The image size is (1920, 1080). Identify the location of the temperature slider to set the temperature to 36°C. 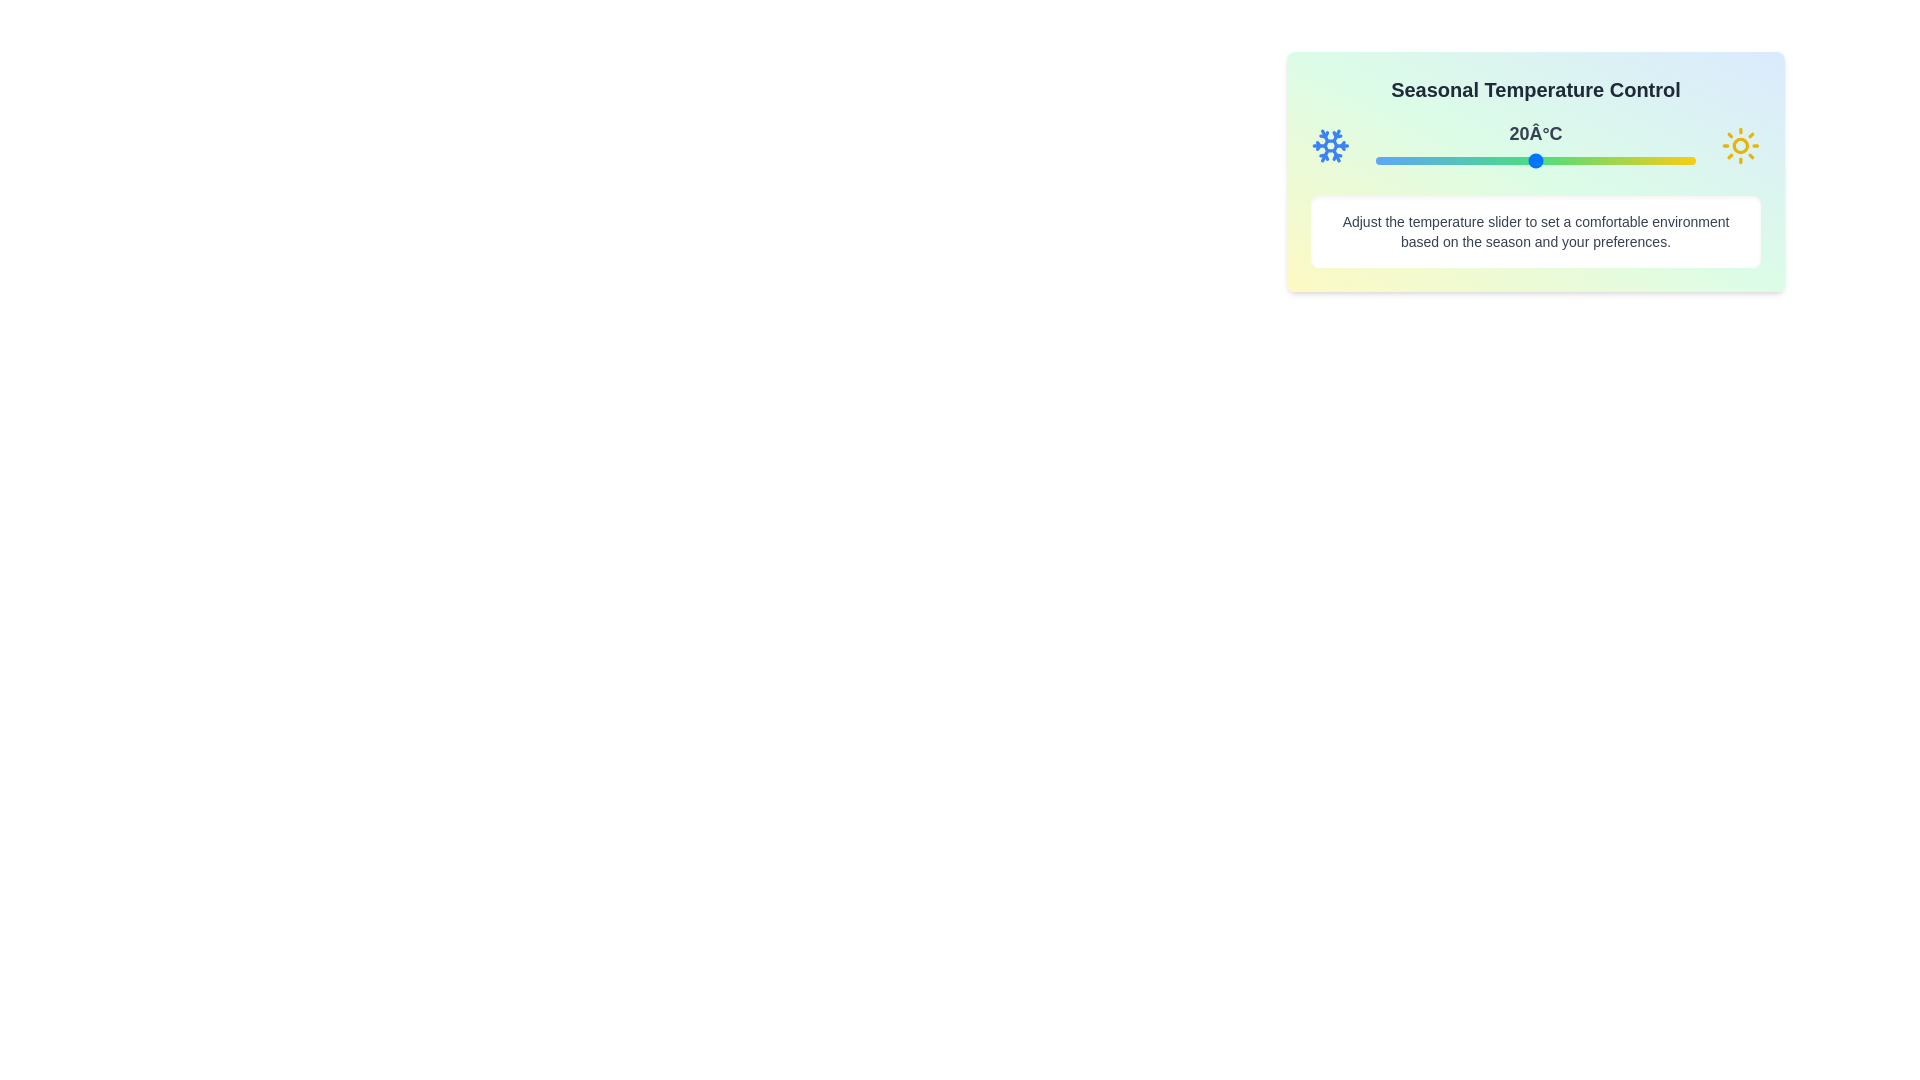
(1621, 160).